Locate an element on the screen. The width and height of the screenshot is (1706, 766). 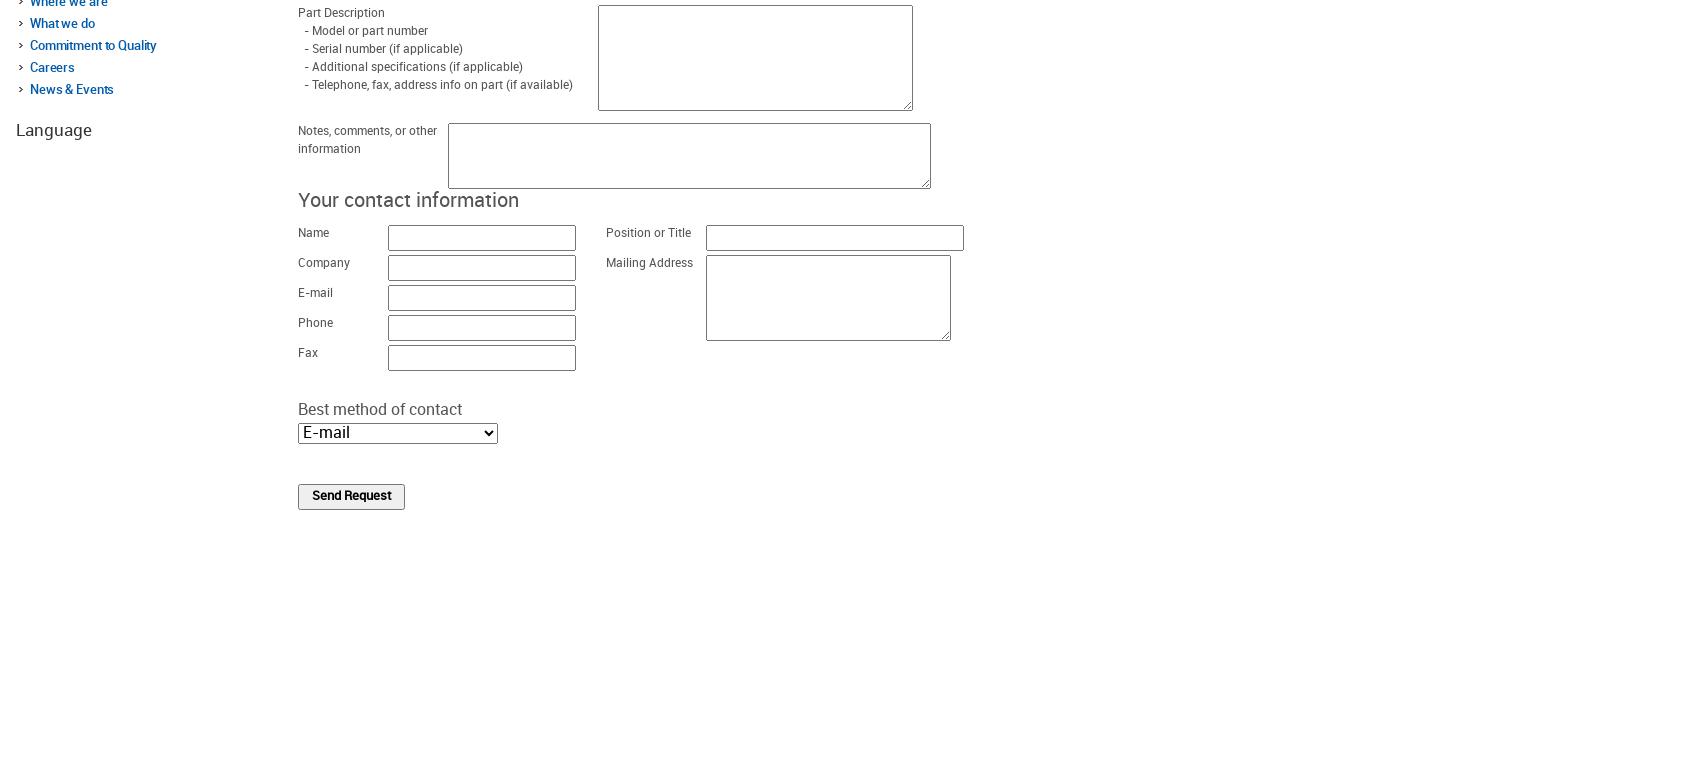
'Name' is located at coordinates (298, 232).